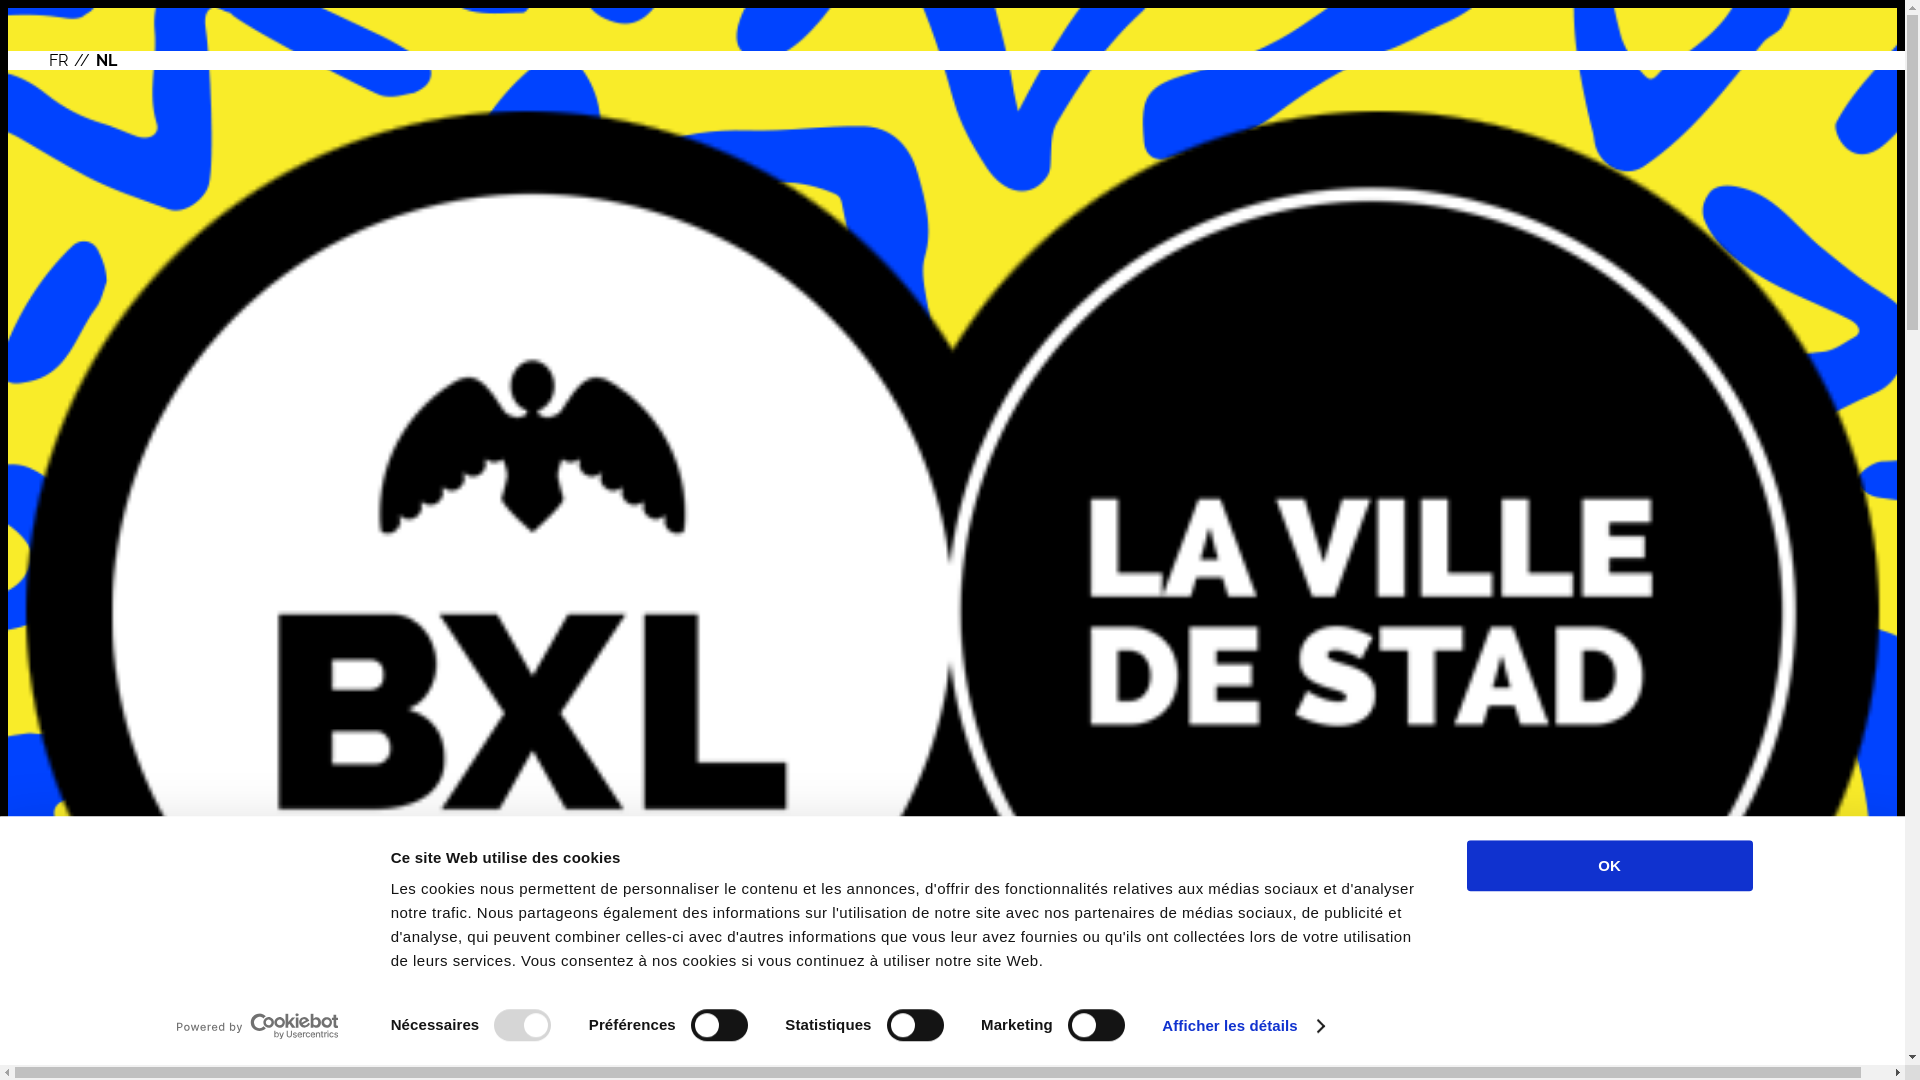 This screenshot has height=1080, width=1920. What do you see at coordinates (1608, 864) in the screenshot?
I see `'OK'` at bounding box center [1608, 864].